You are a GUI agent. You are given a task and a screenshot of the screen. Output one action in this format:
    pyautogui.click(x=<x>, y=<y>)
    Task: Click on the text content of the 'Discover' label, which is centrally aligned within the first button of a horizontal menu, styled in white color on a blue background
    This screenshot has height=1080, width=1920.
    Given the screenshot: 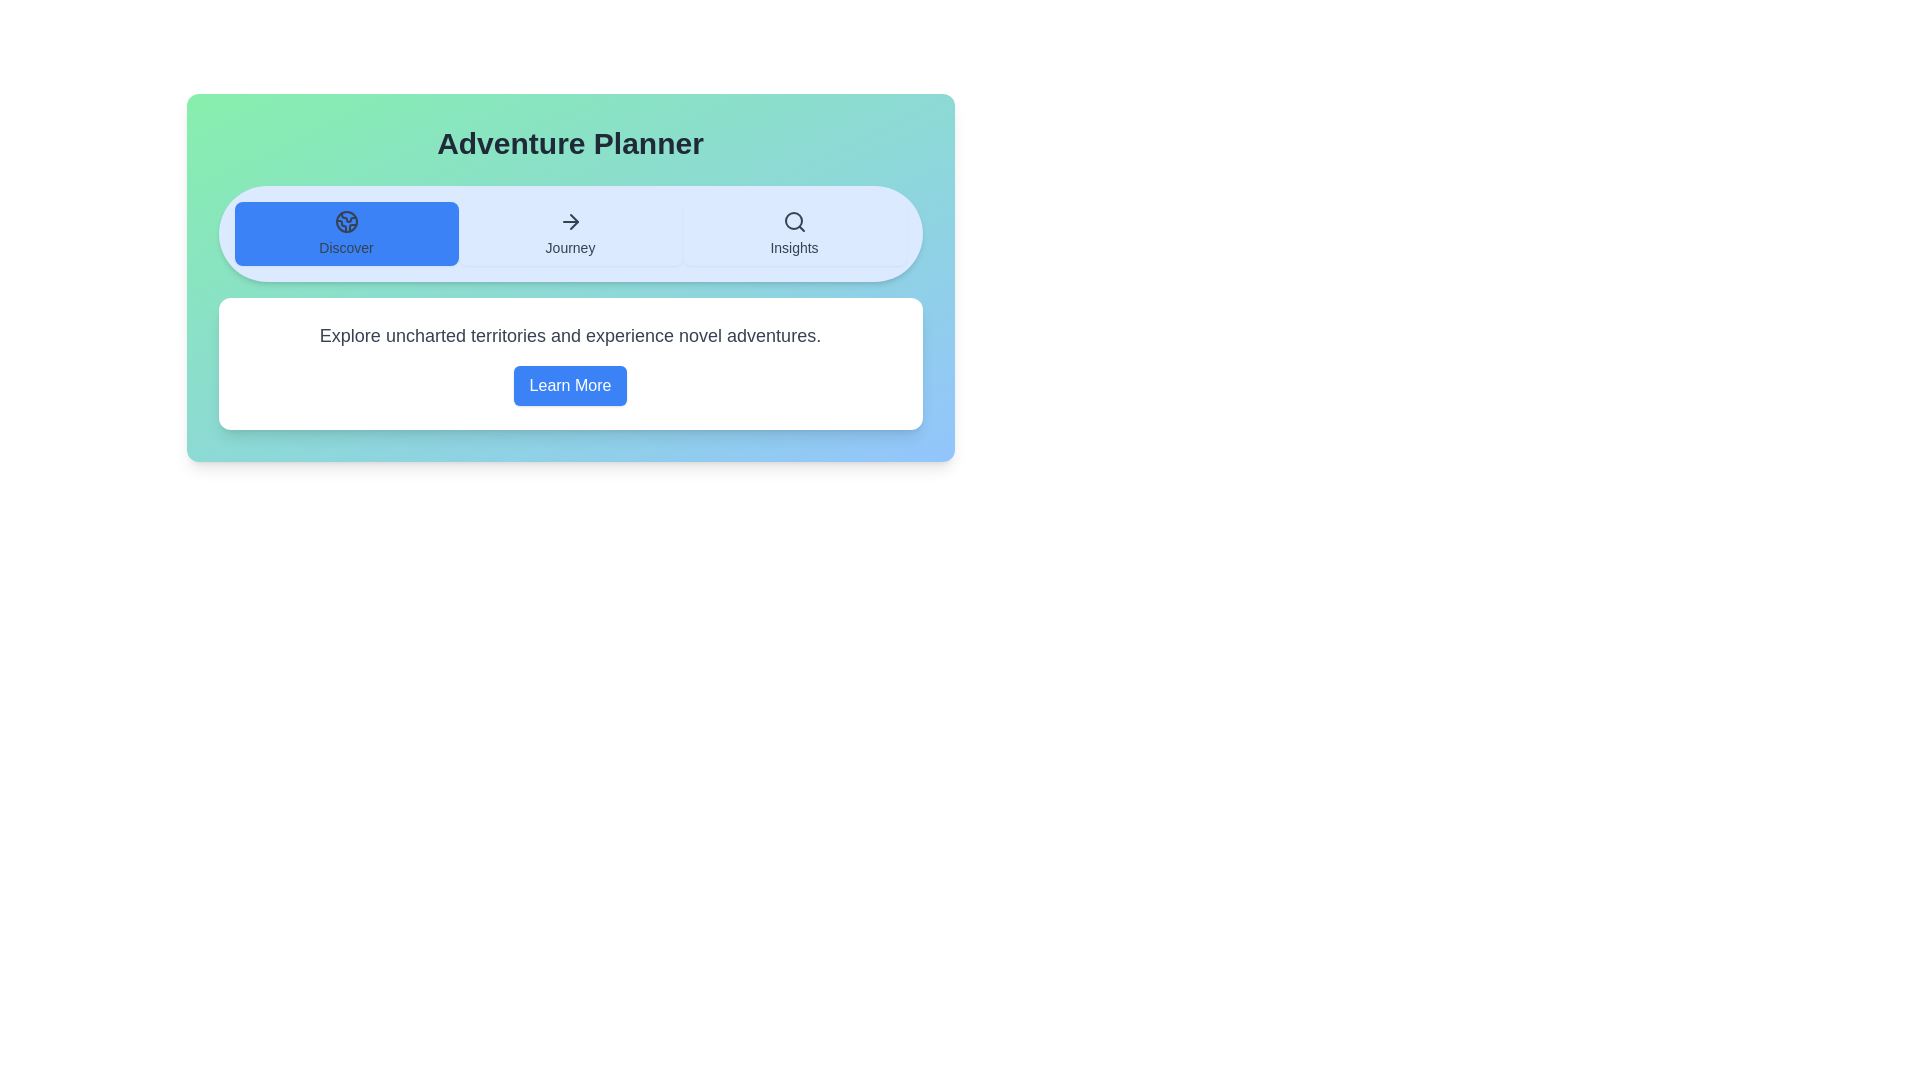 What is the action you would take?
    pyautogui.click(x=346, y=246)
    